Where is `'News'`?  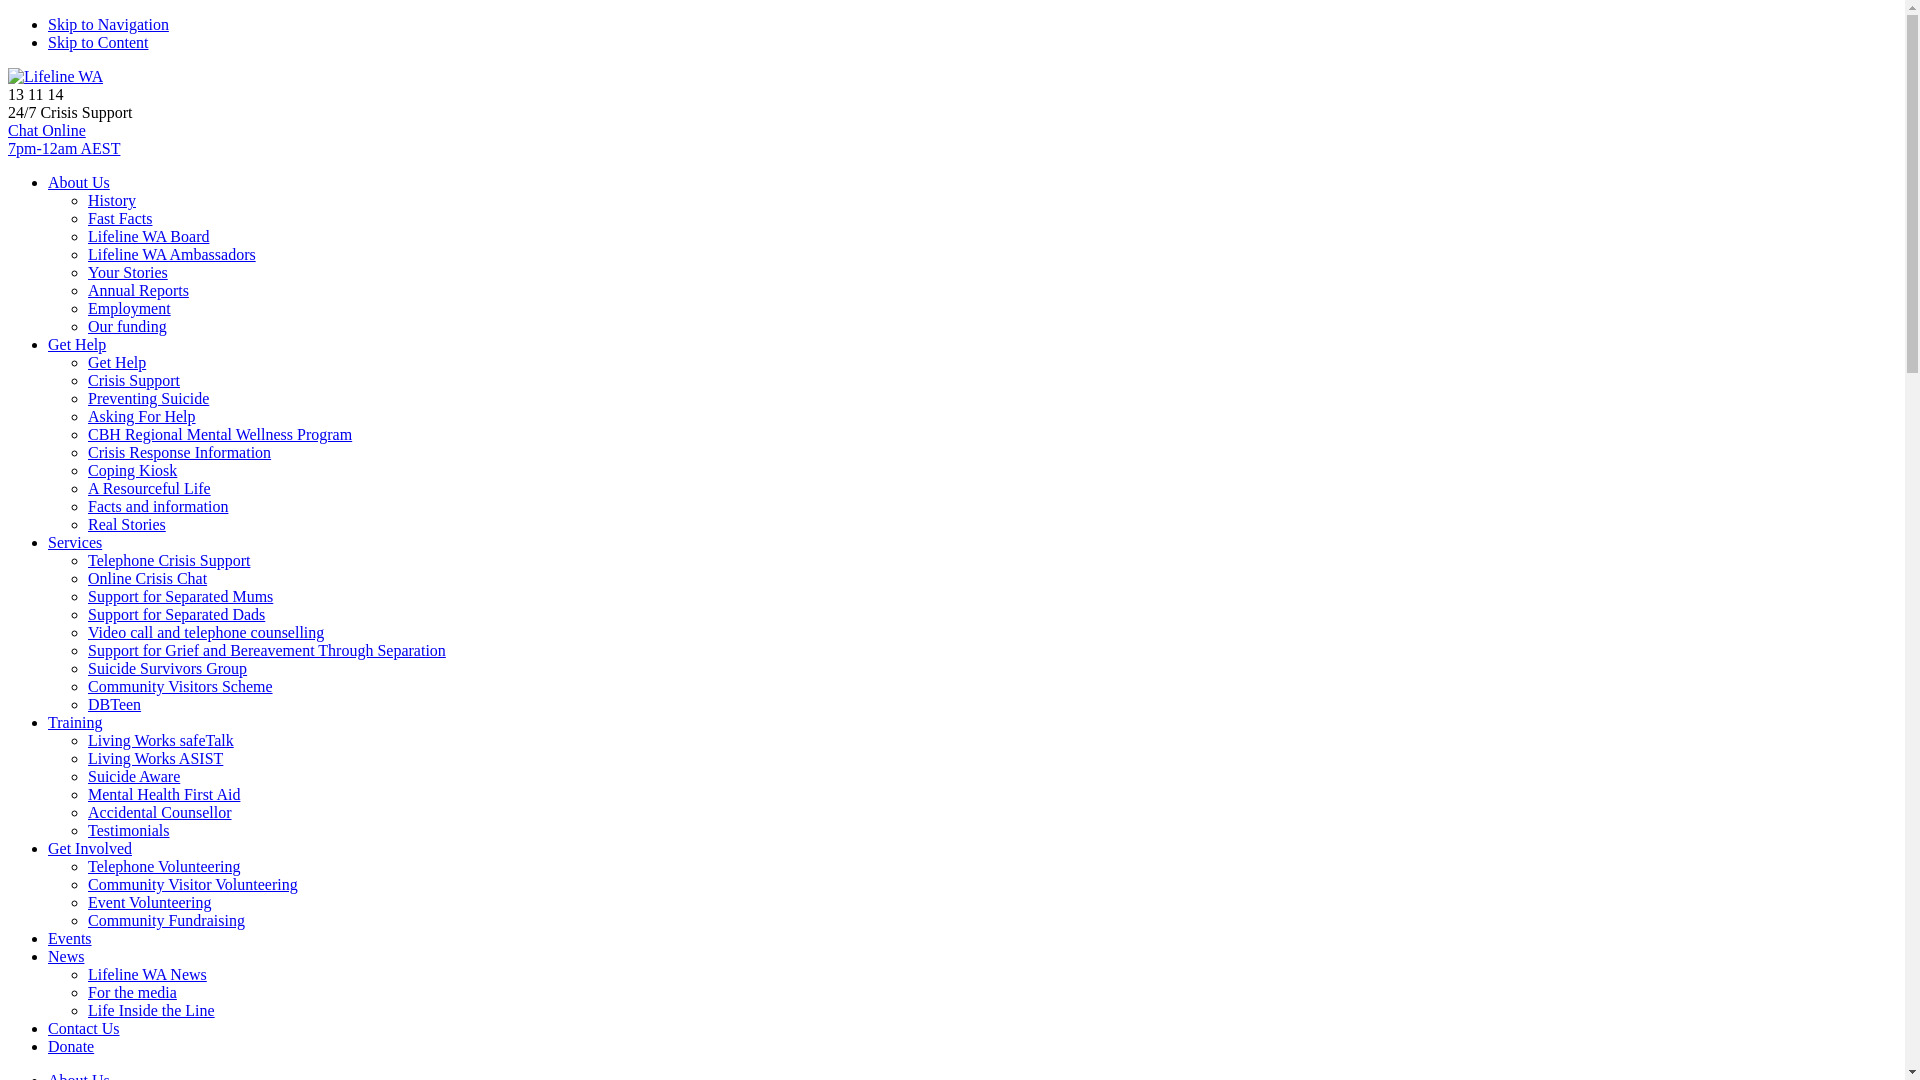
'News' is located at coordinates (66, 955).